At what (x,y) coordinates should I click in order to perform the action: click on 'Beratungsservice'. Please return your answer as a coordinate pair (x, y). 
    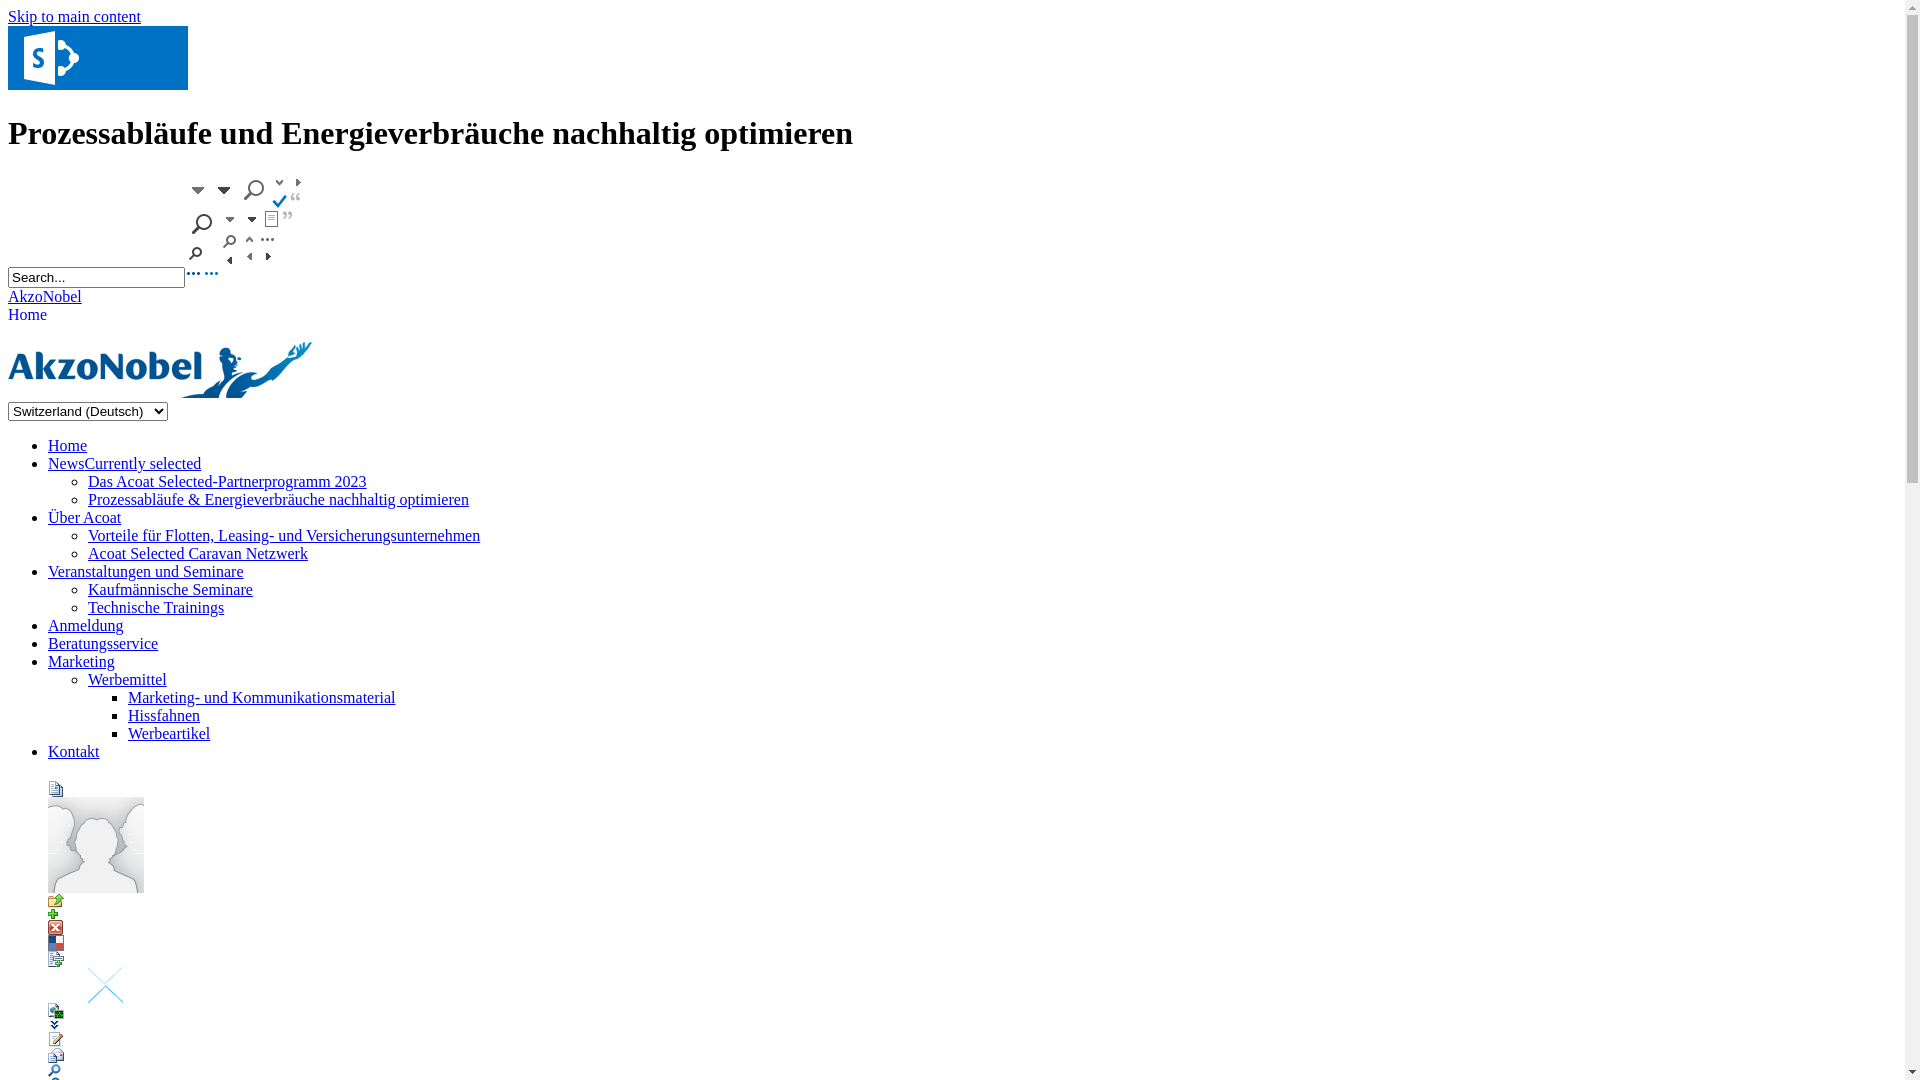
    Looking at the image, I should click on (101, 643).